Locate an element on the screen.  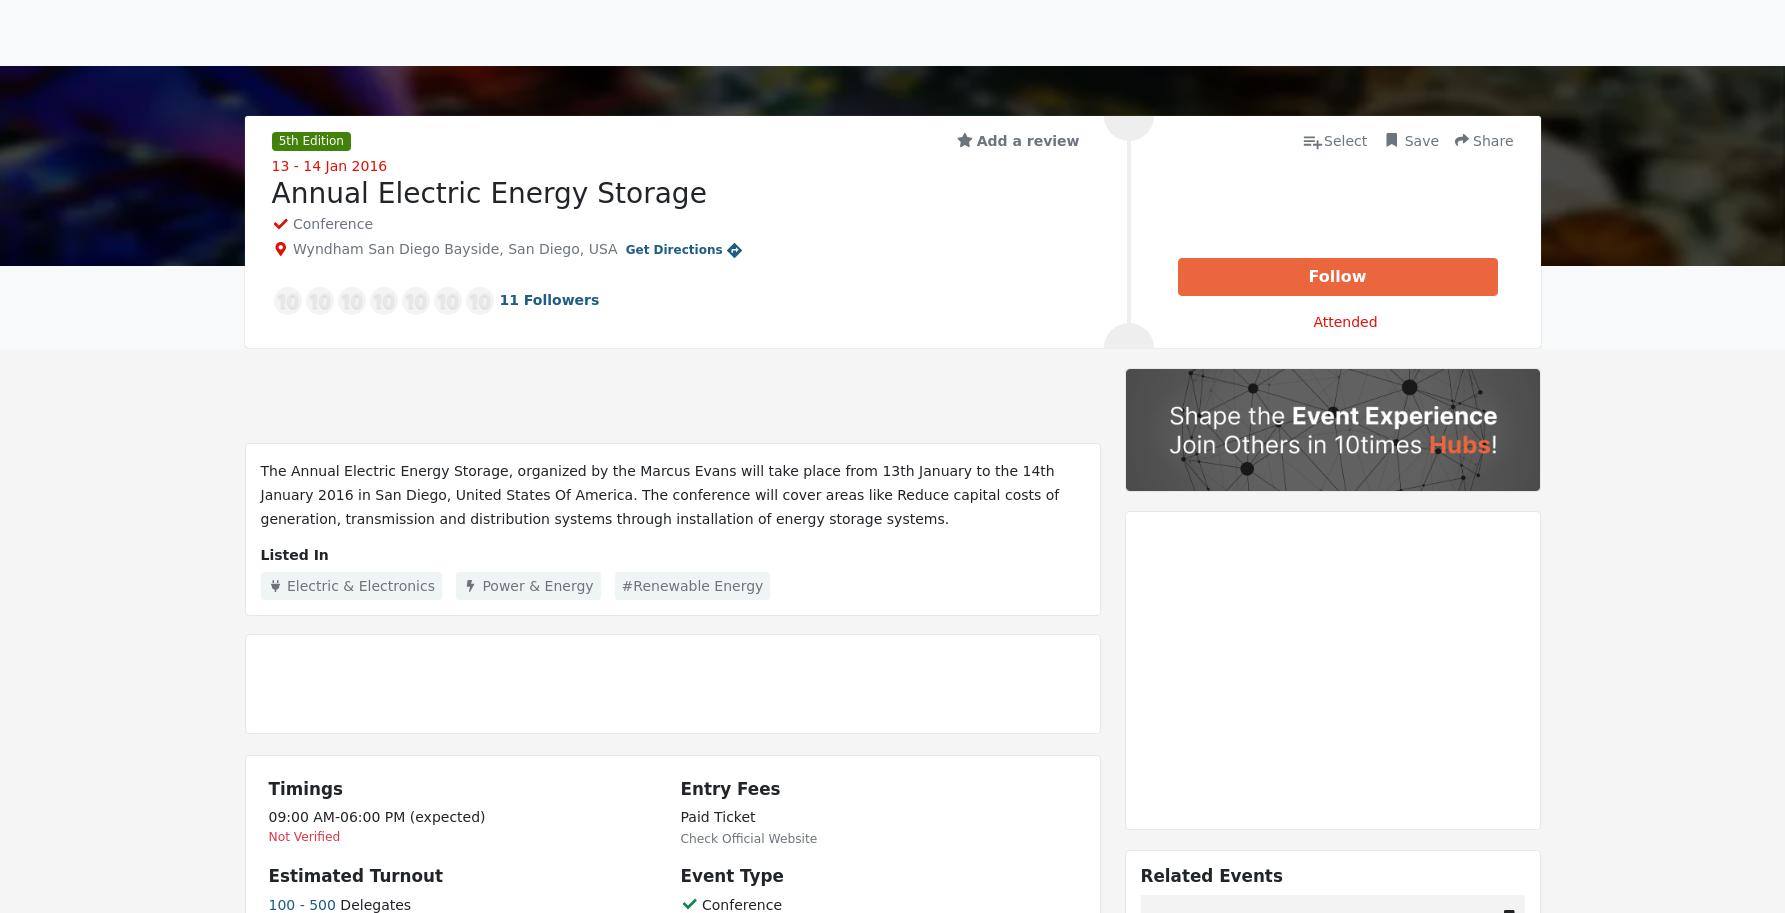
'Exhibitors' is located at coordinates (488, 91).